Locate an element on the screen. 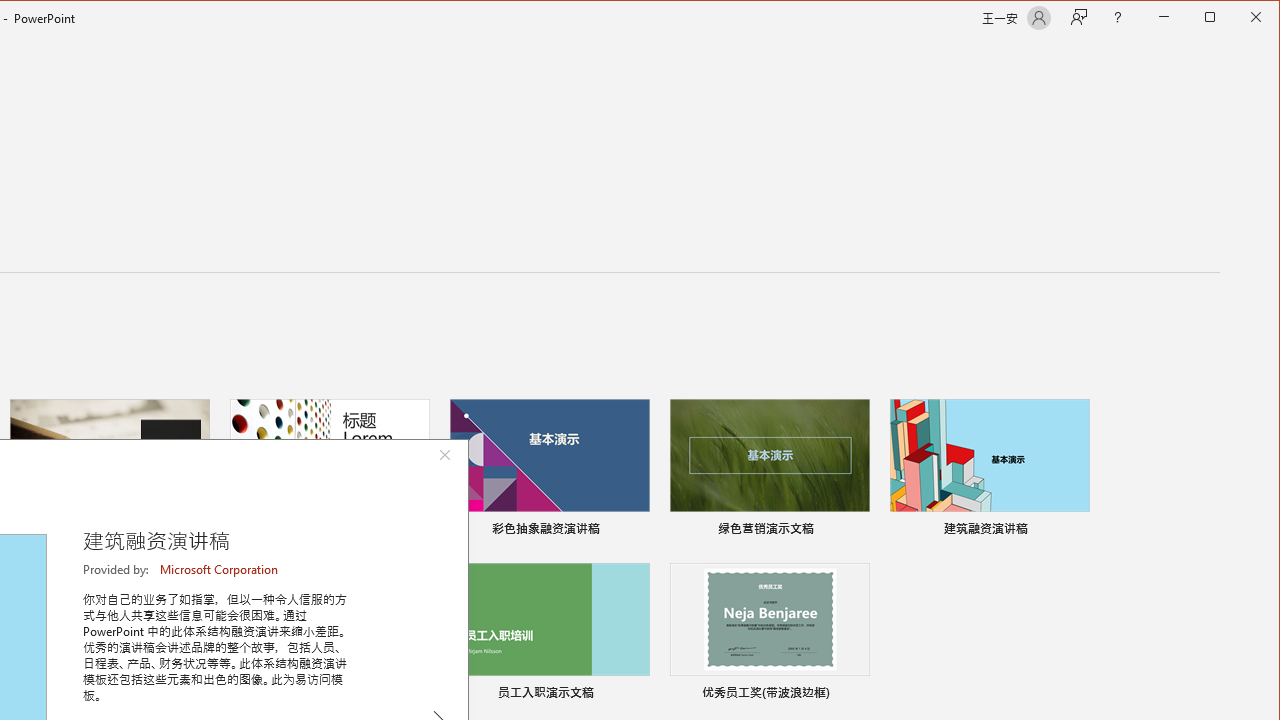  'Maximize' is located at coordinates (1238, 19).